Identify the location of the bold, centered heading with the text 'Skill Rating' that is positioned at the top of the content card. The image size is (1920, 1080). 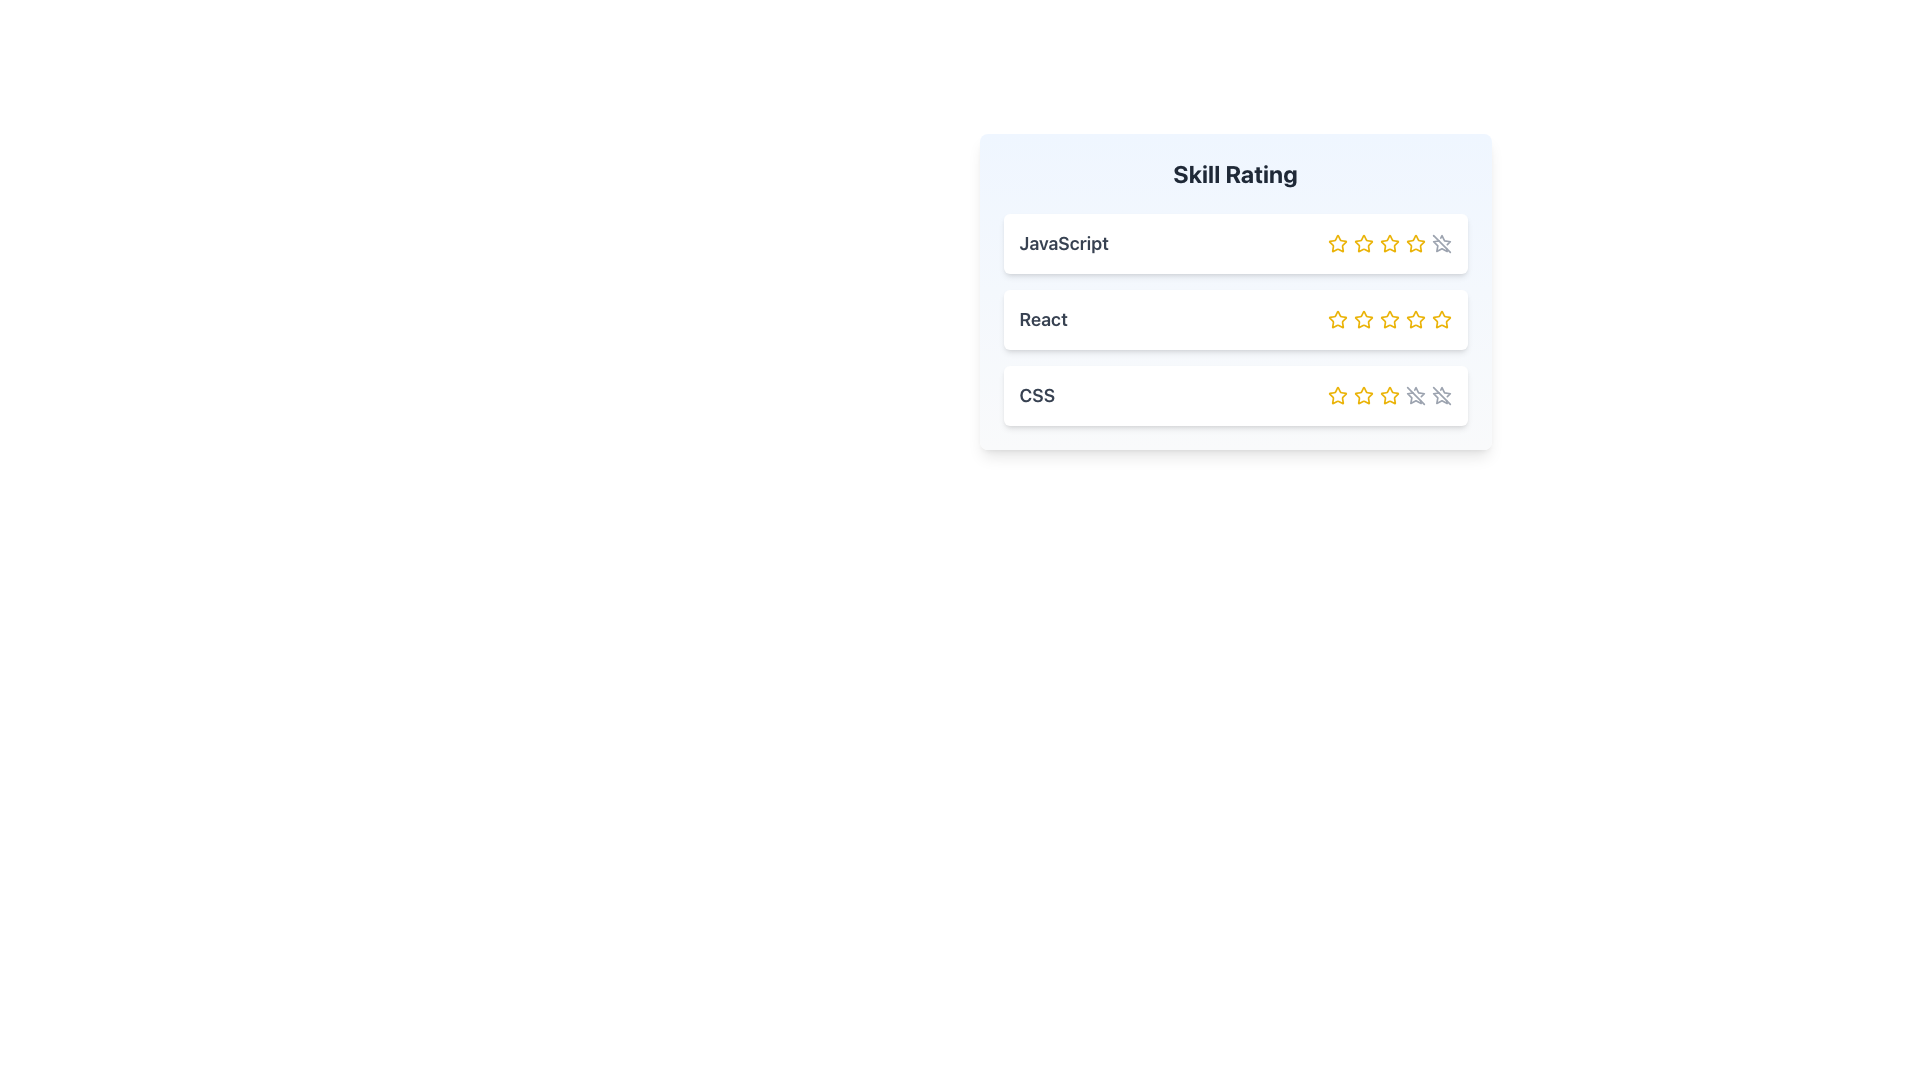
(1234, 172).